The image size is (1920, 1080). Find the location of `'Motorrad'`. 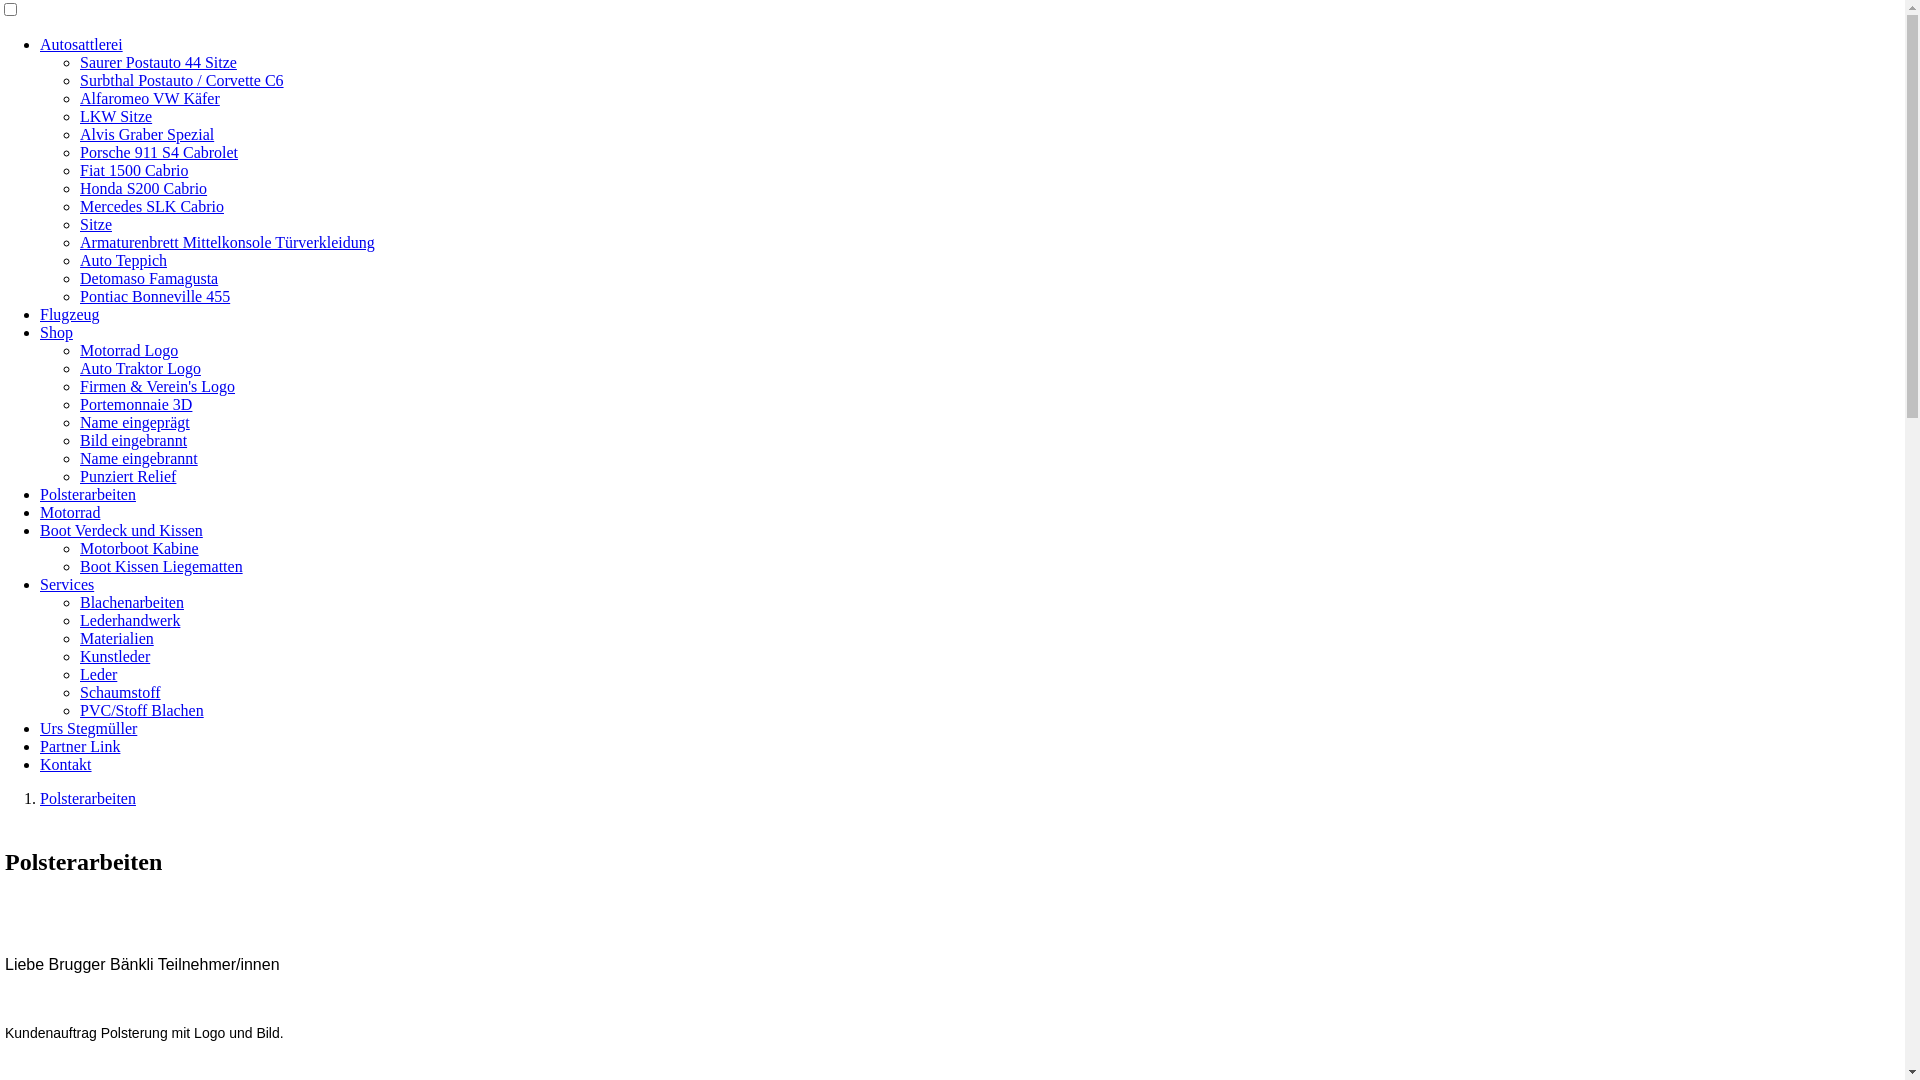

'Motorrad' is located at coordinates (70, 511).